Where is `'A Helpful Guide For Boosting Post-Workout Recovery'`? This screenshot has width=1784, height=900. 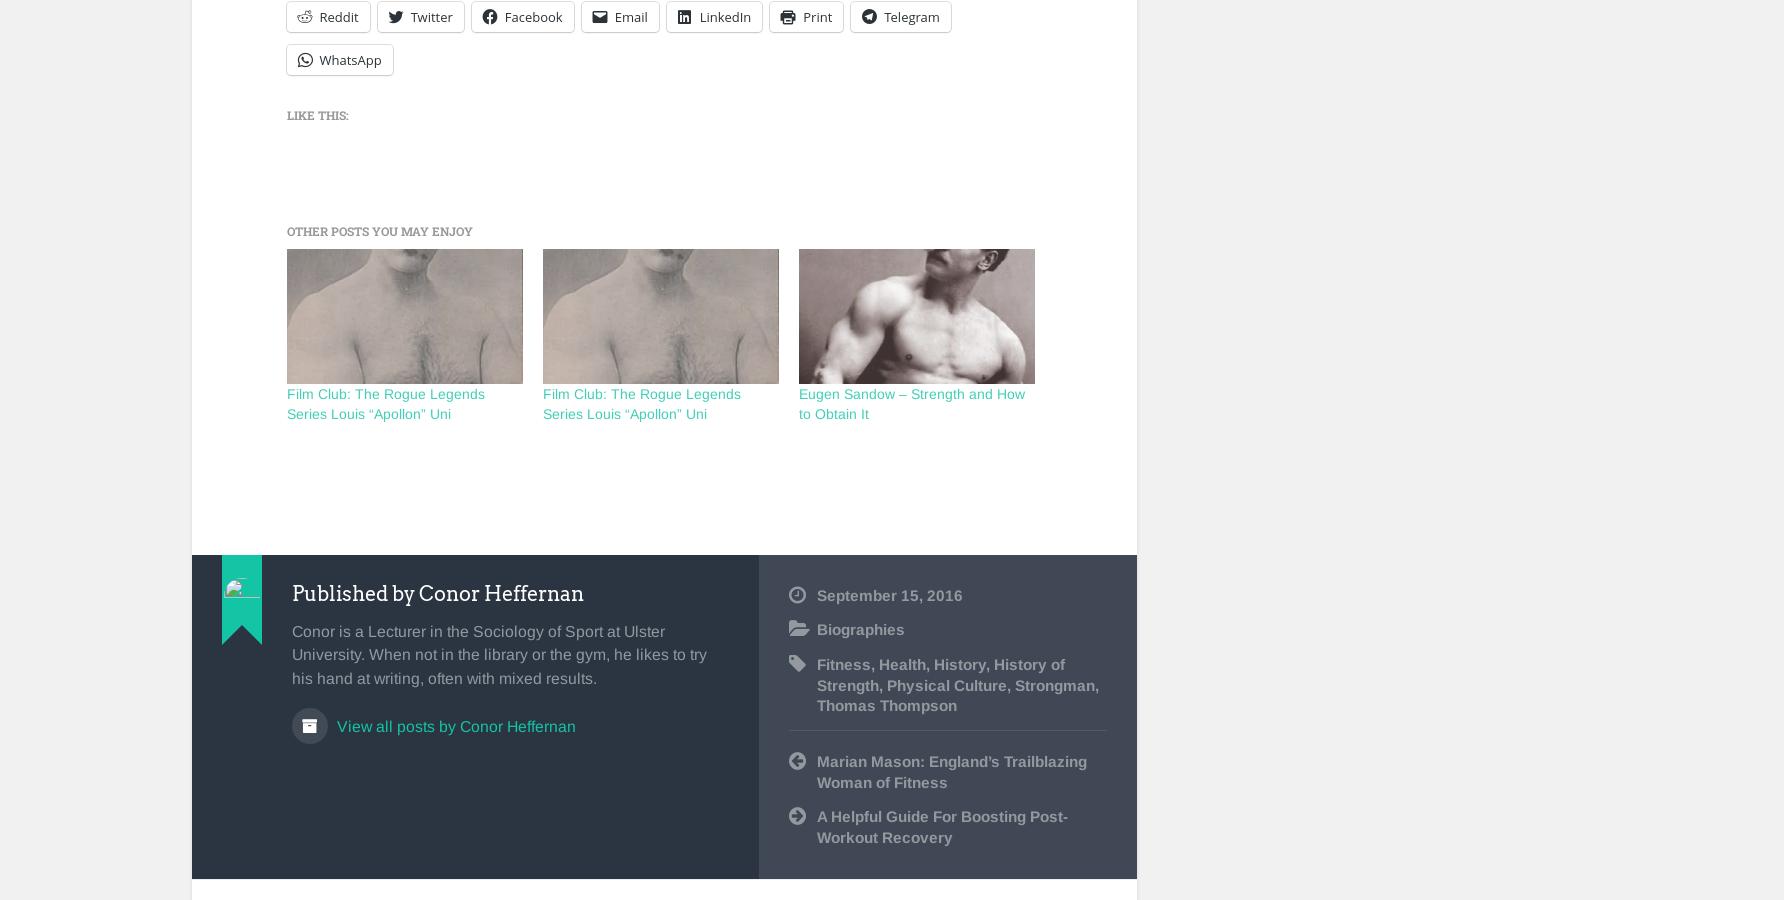 'A Helpful Guide For Boosting Post-Workout Recovery' is located at coordinates (942, 826).